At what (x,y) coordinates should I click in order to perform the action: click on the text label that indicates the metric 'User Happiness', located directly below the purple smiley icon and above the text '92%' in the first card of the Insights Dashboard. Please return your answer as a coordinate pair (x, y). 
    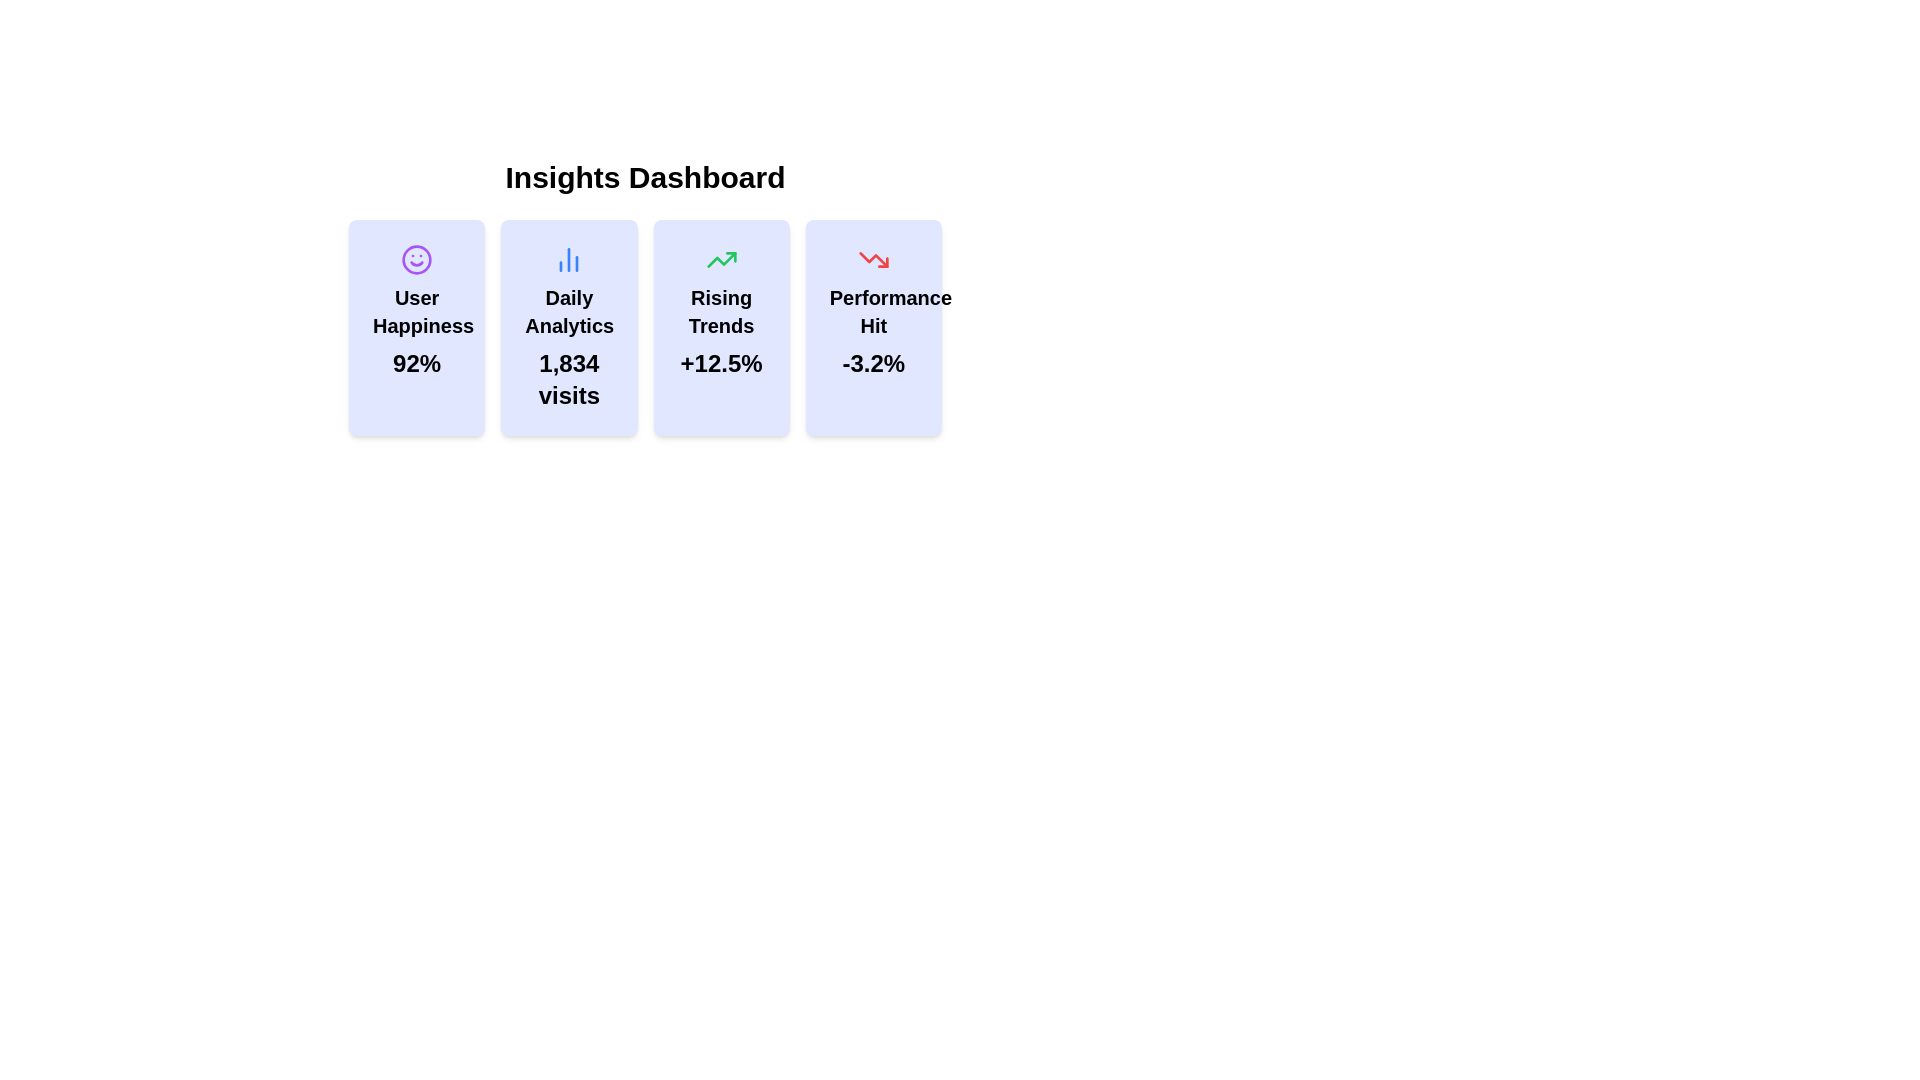
    Looking at the image, I should click on (416, 312).